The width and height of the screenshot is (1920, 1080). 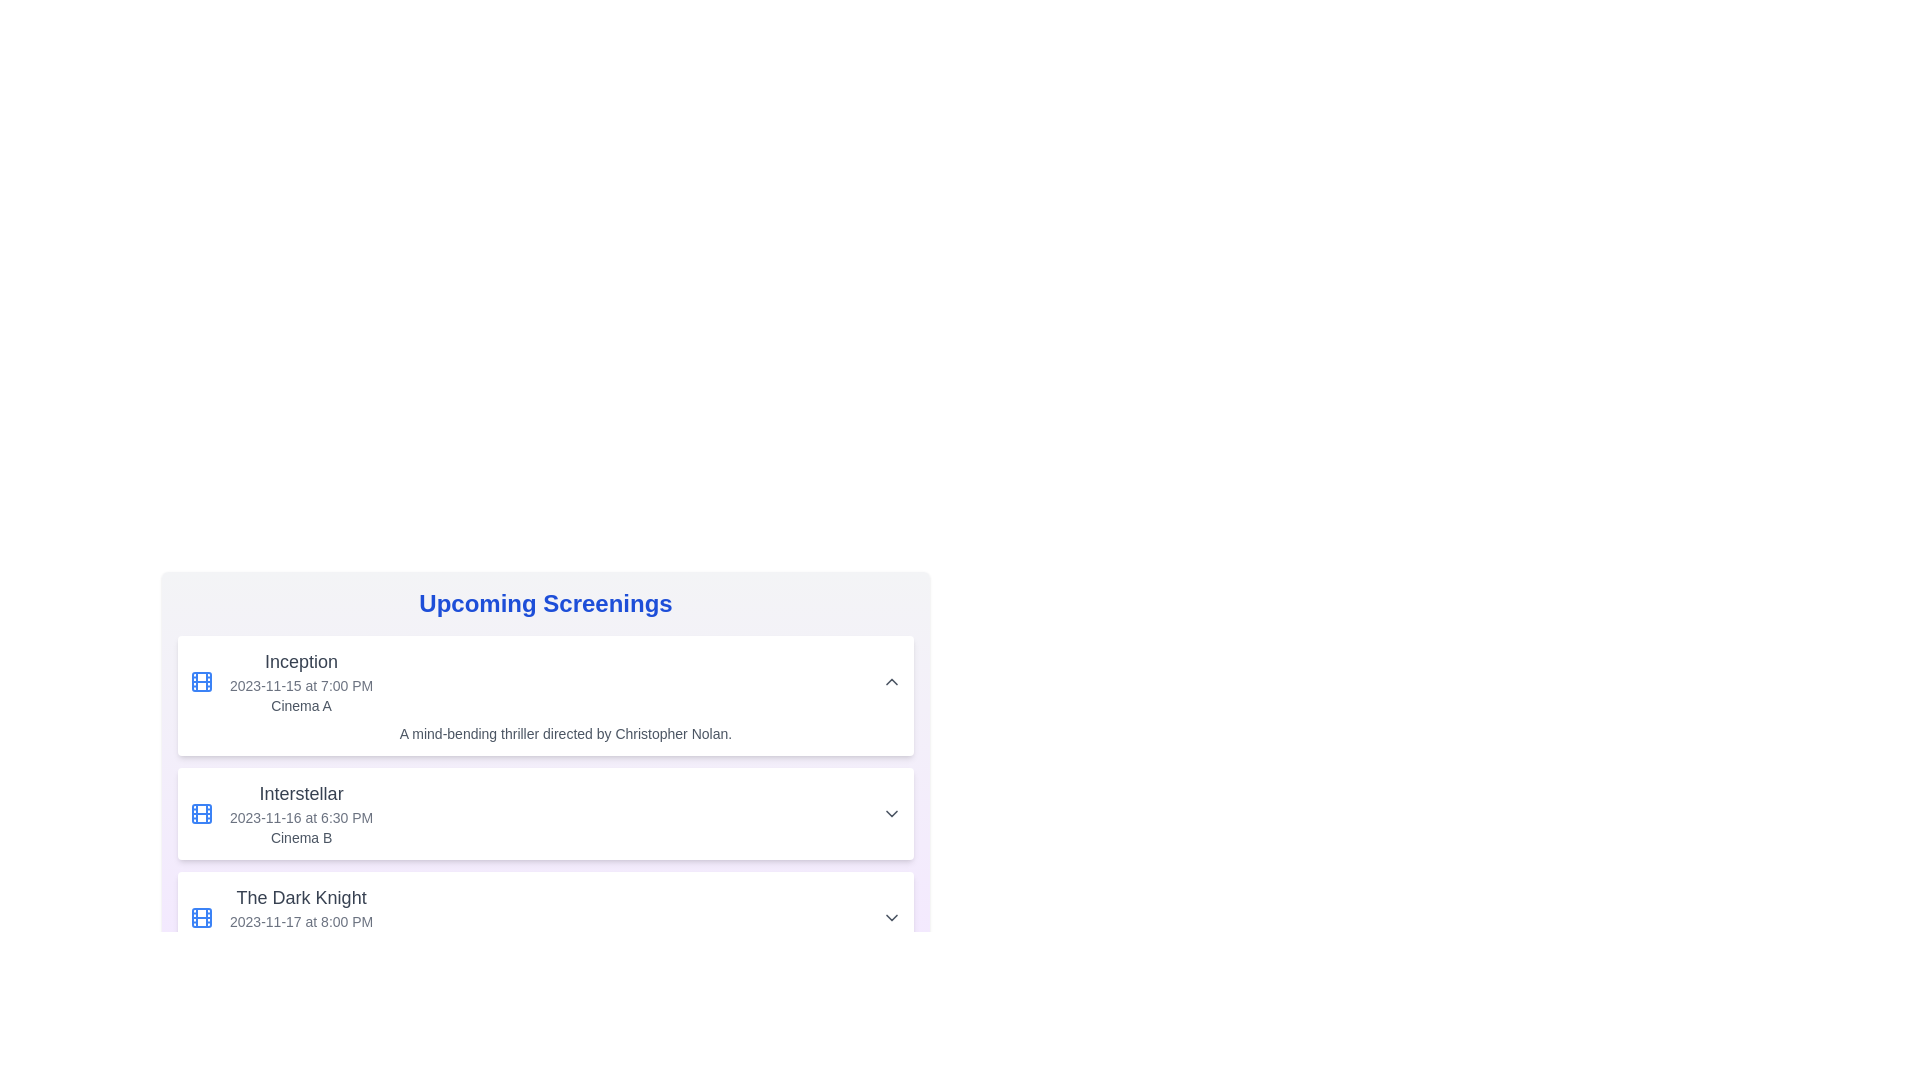 I want to click on the text label that reads 'Cinema A', which is styled in a small gray font and located at the bottom of the movie screening details for 'Inception' on '2023-11-15 at 7:00 PM', so click(x=300, y=704).